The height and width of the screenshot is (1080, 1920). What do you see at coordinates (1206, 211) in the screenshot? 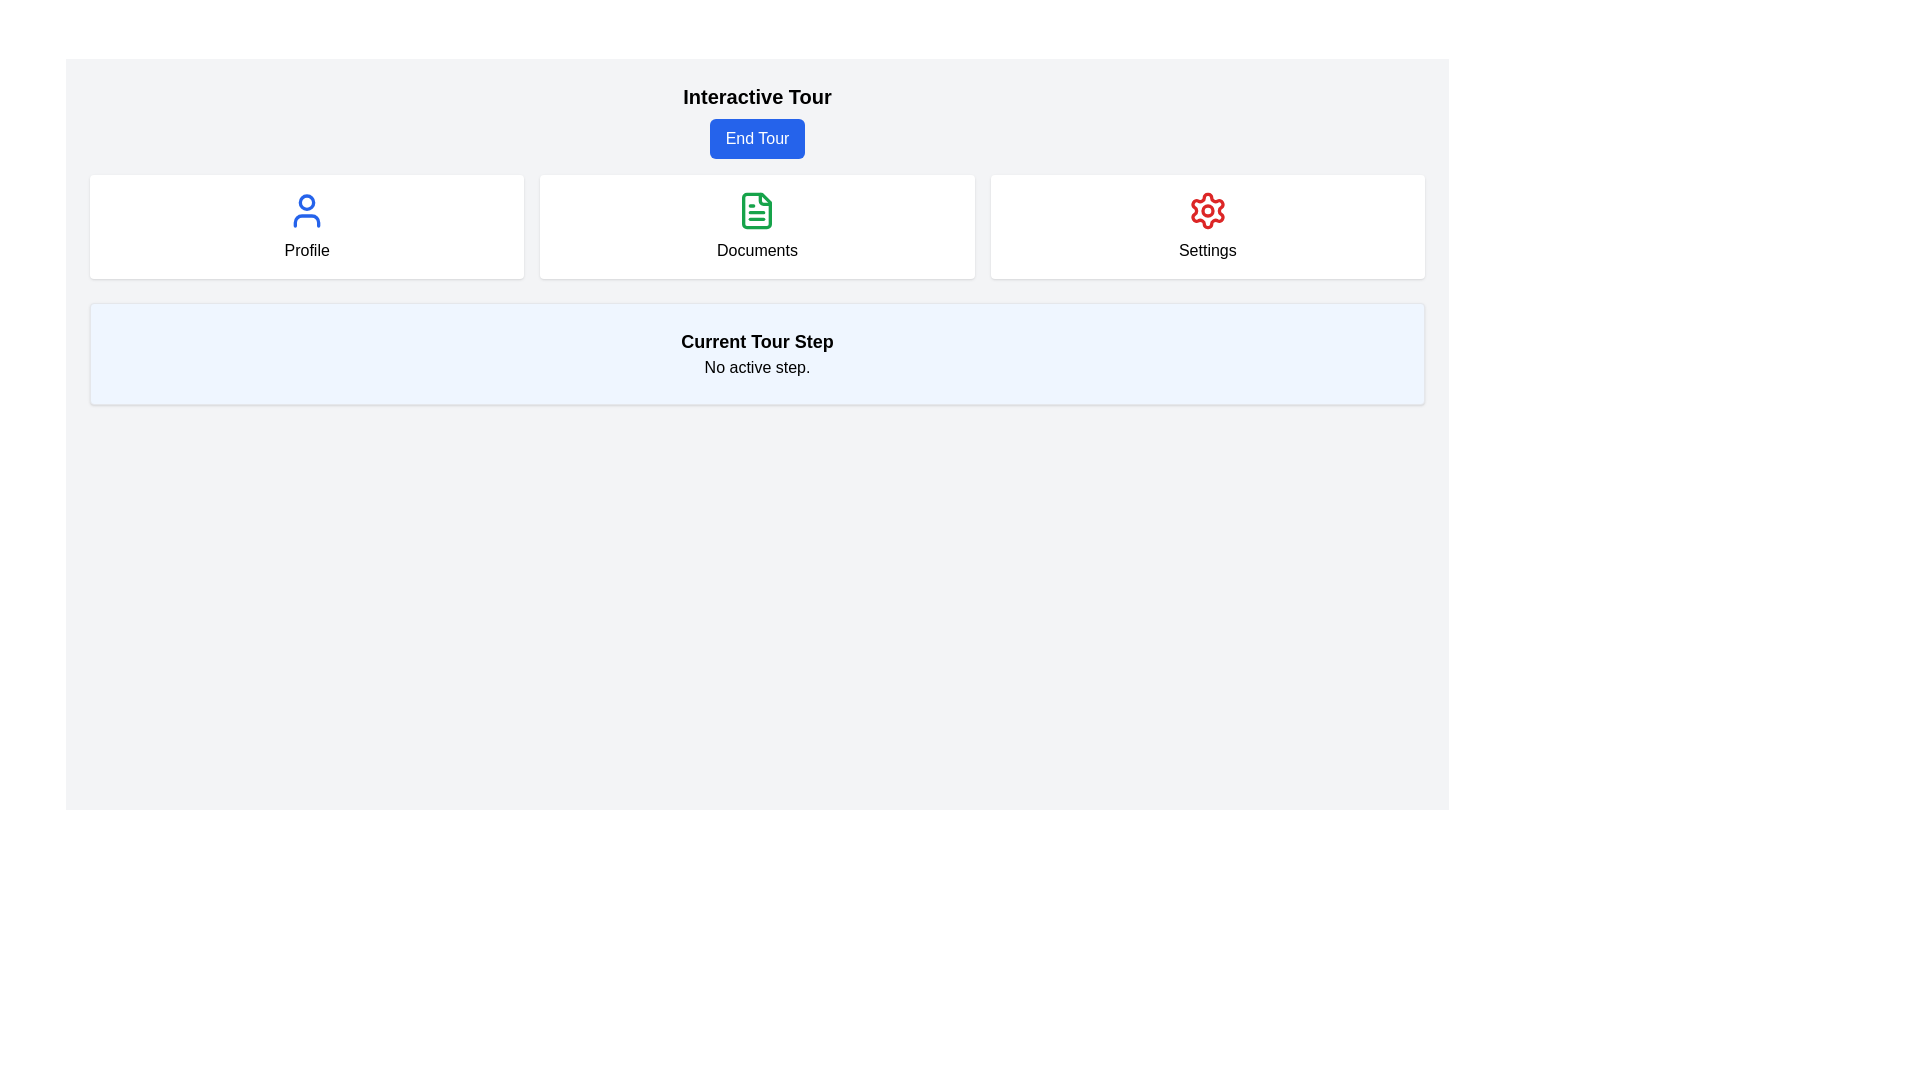
I see `the gear icon which serves as a visual indication for accessing settings or configuration options to interact with the settings functionality` at bounding box center [1206, 211].